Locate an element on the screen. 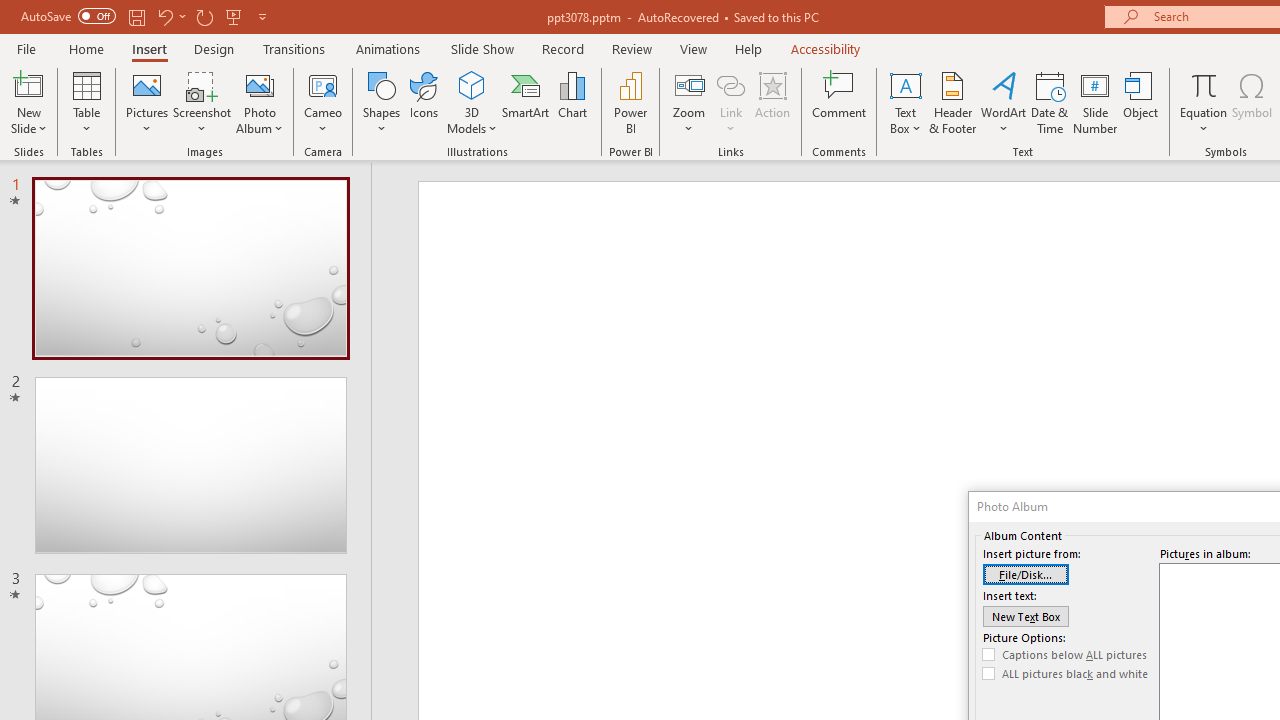  'Symbol...' is located at coordinates (1251, 103).